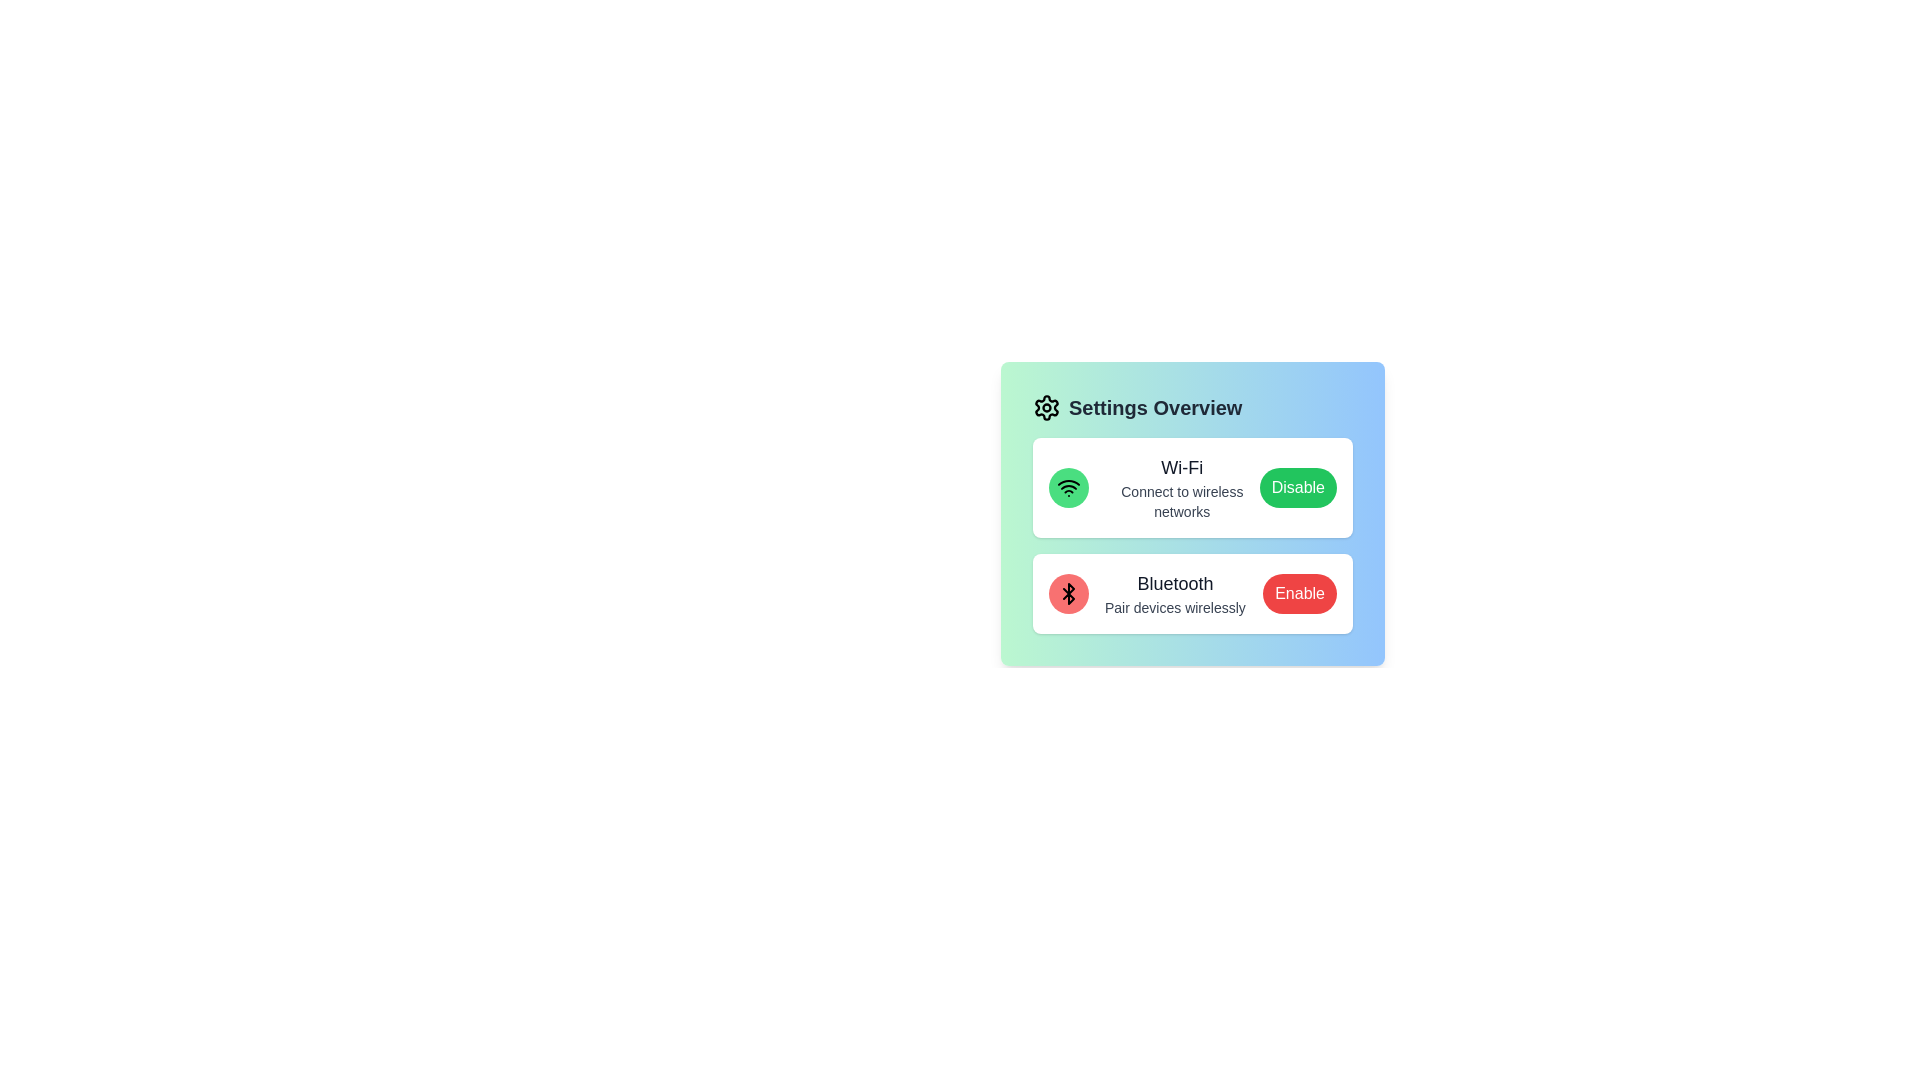 This screenshot has height=1080, width=1920. Describe the element at coordinates (1193, 593) in the screenshot. I see `the list item for Bluetooth` at that location.